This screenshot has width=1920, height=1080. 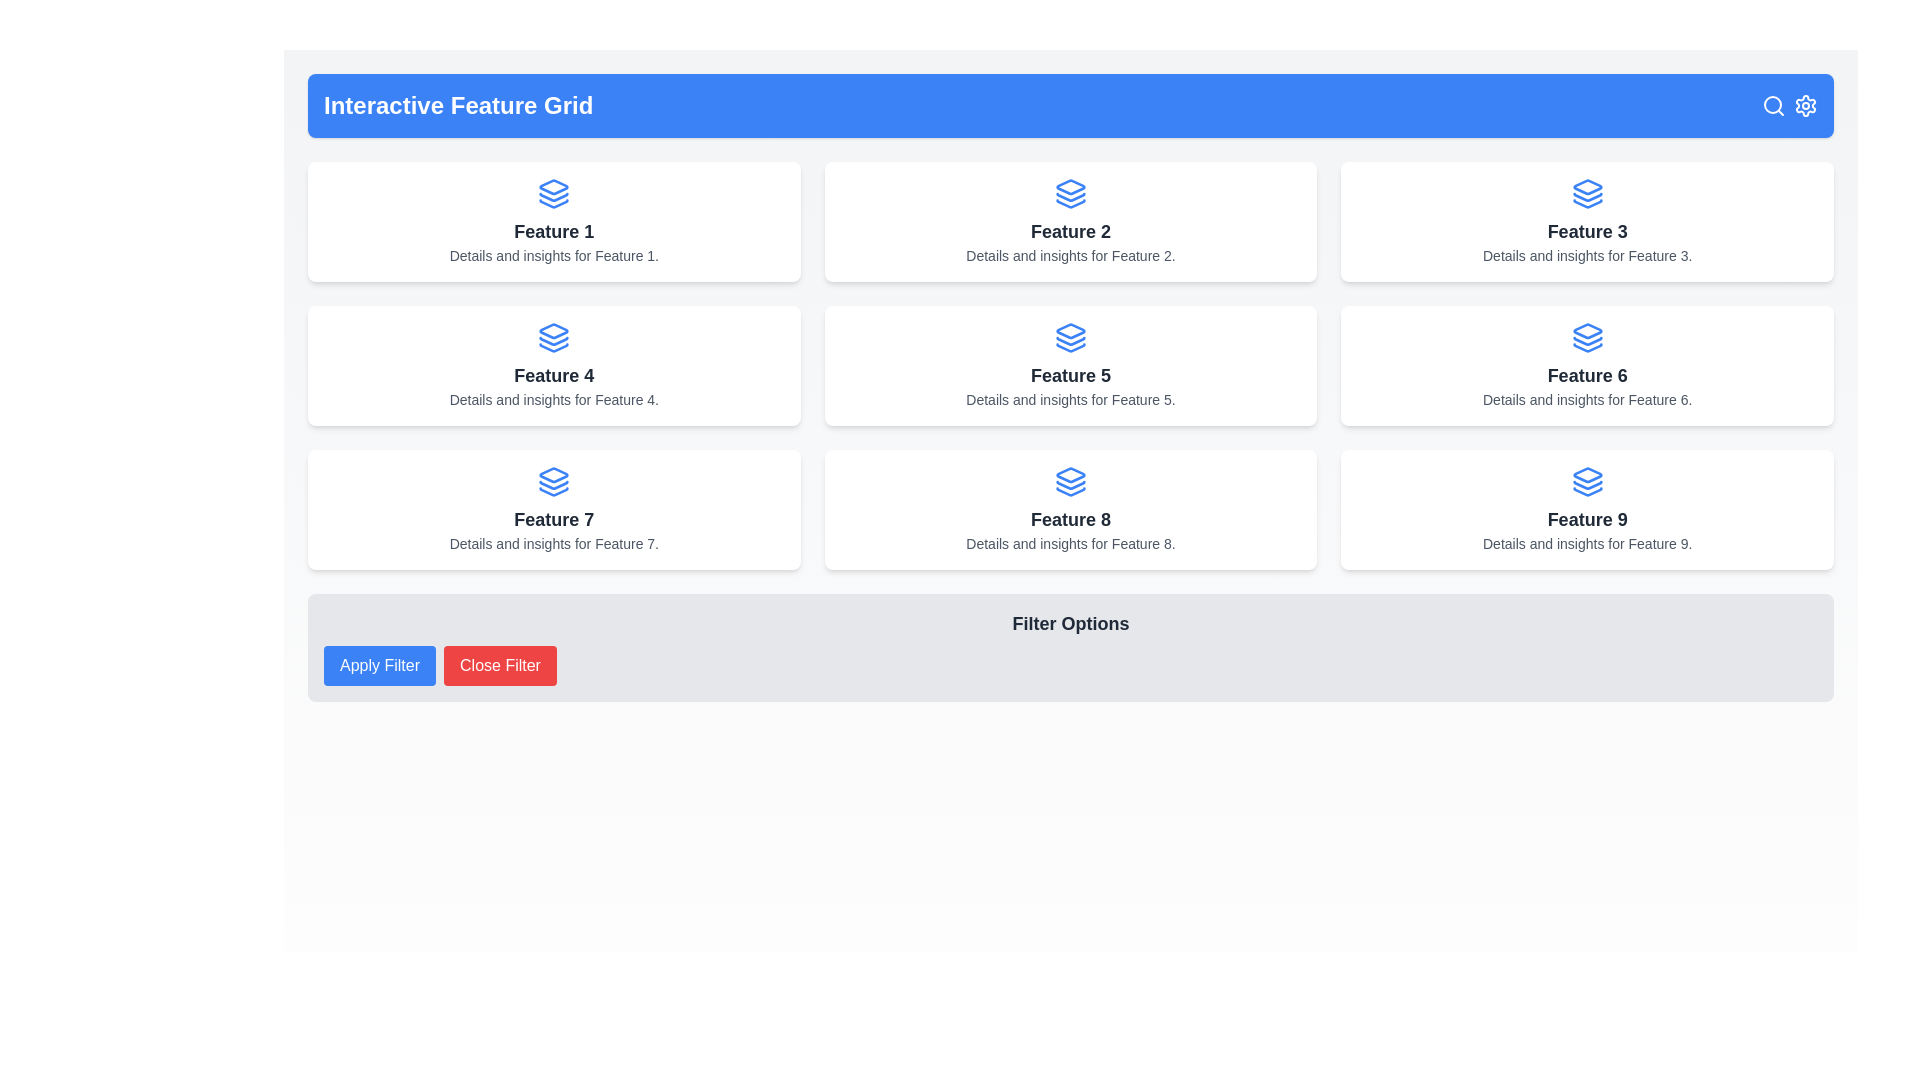 I want to click on contents of the 'Feature 4' overview card located in the second row, first column of the grid layout, so click(x=554, y=366).